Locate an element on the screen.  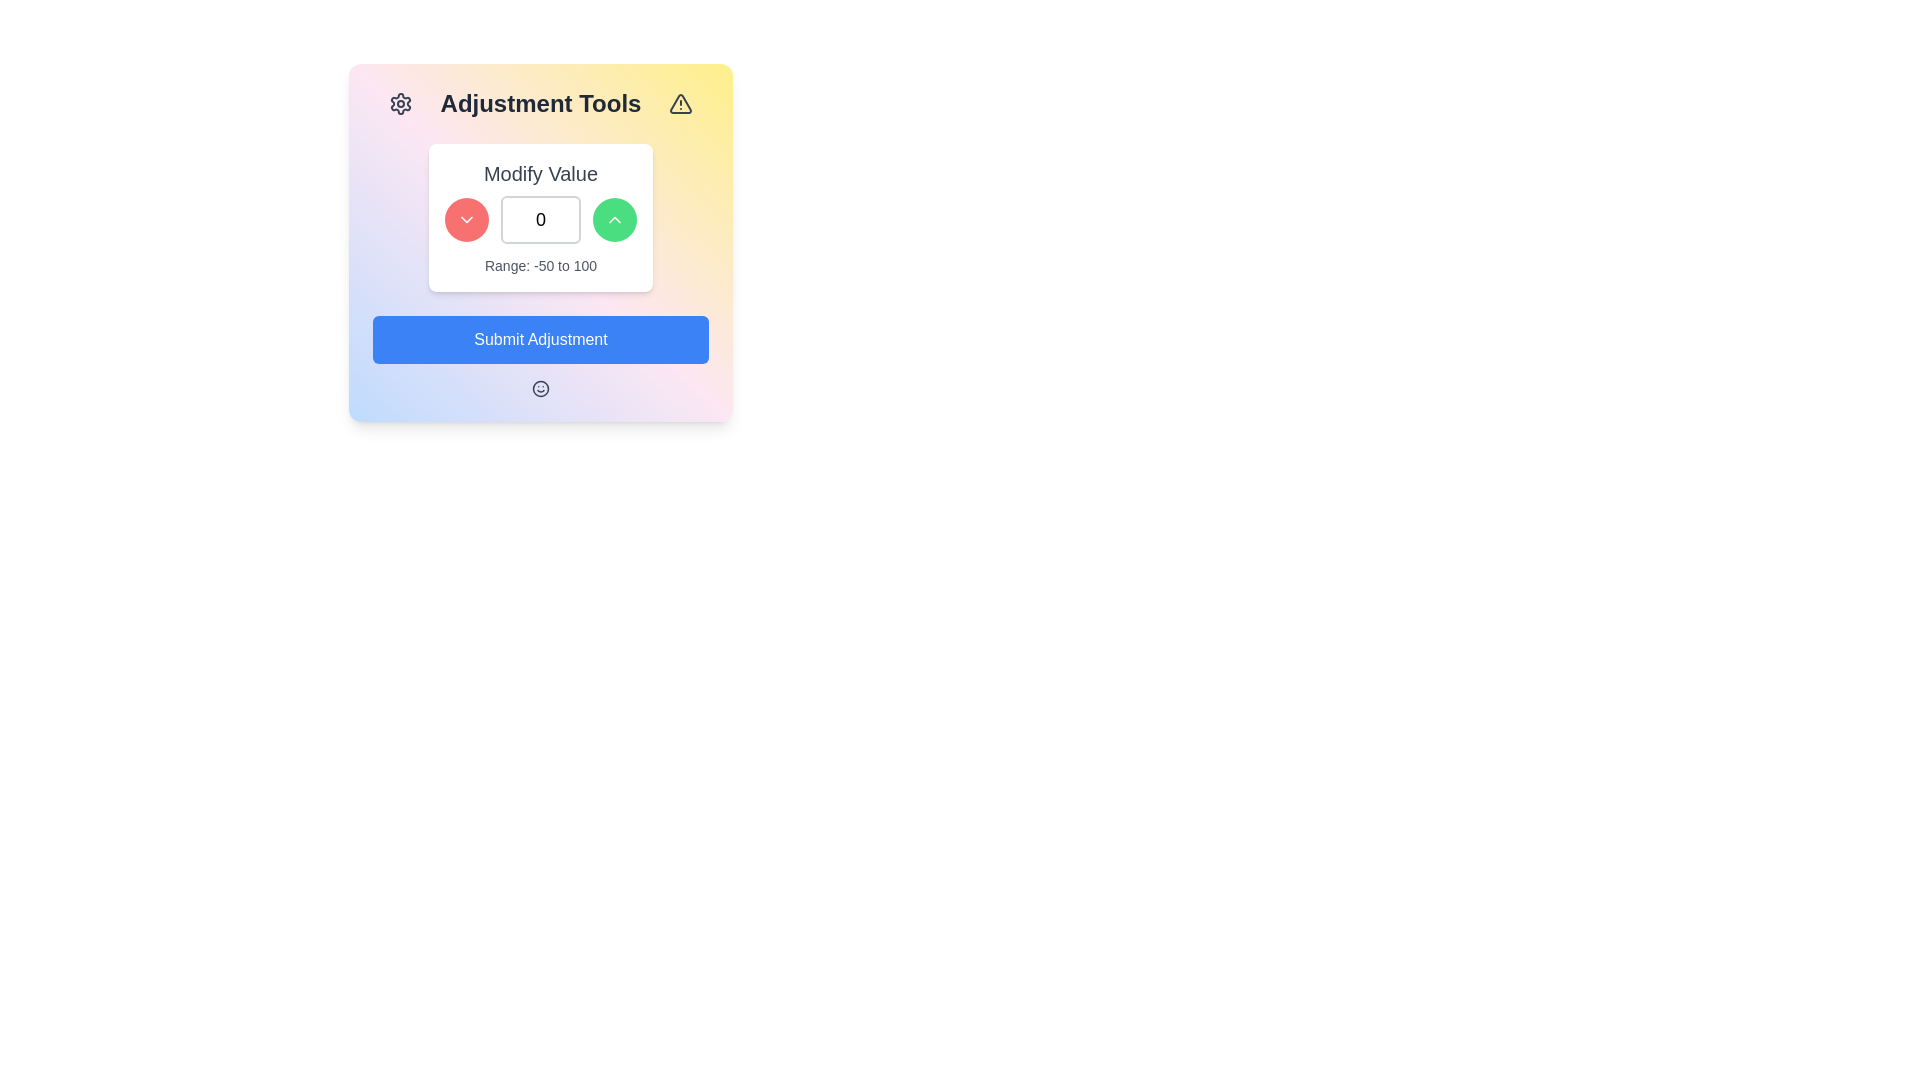
the chevron-up icon located inside the green circular button on the right side of the 'Modify Value' section is located at coordinates (613, 219).